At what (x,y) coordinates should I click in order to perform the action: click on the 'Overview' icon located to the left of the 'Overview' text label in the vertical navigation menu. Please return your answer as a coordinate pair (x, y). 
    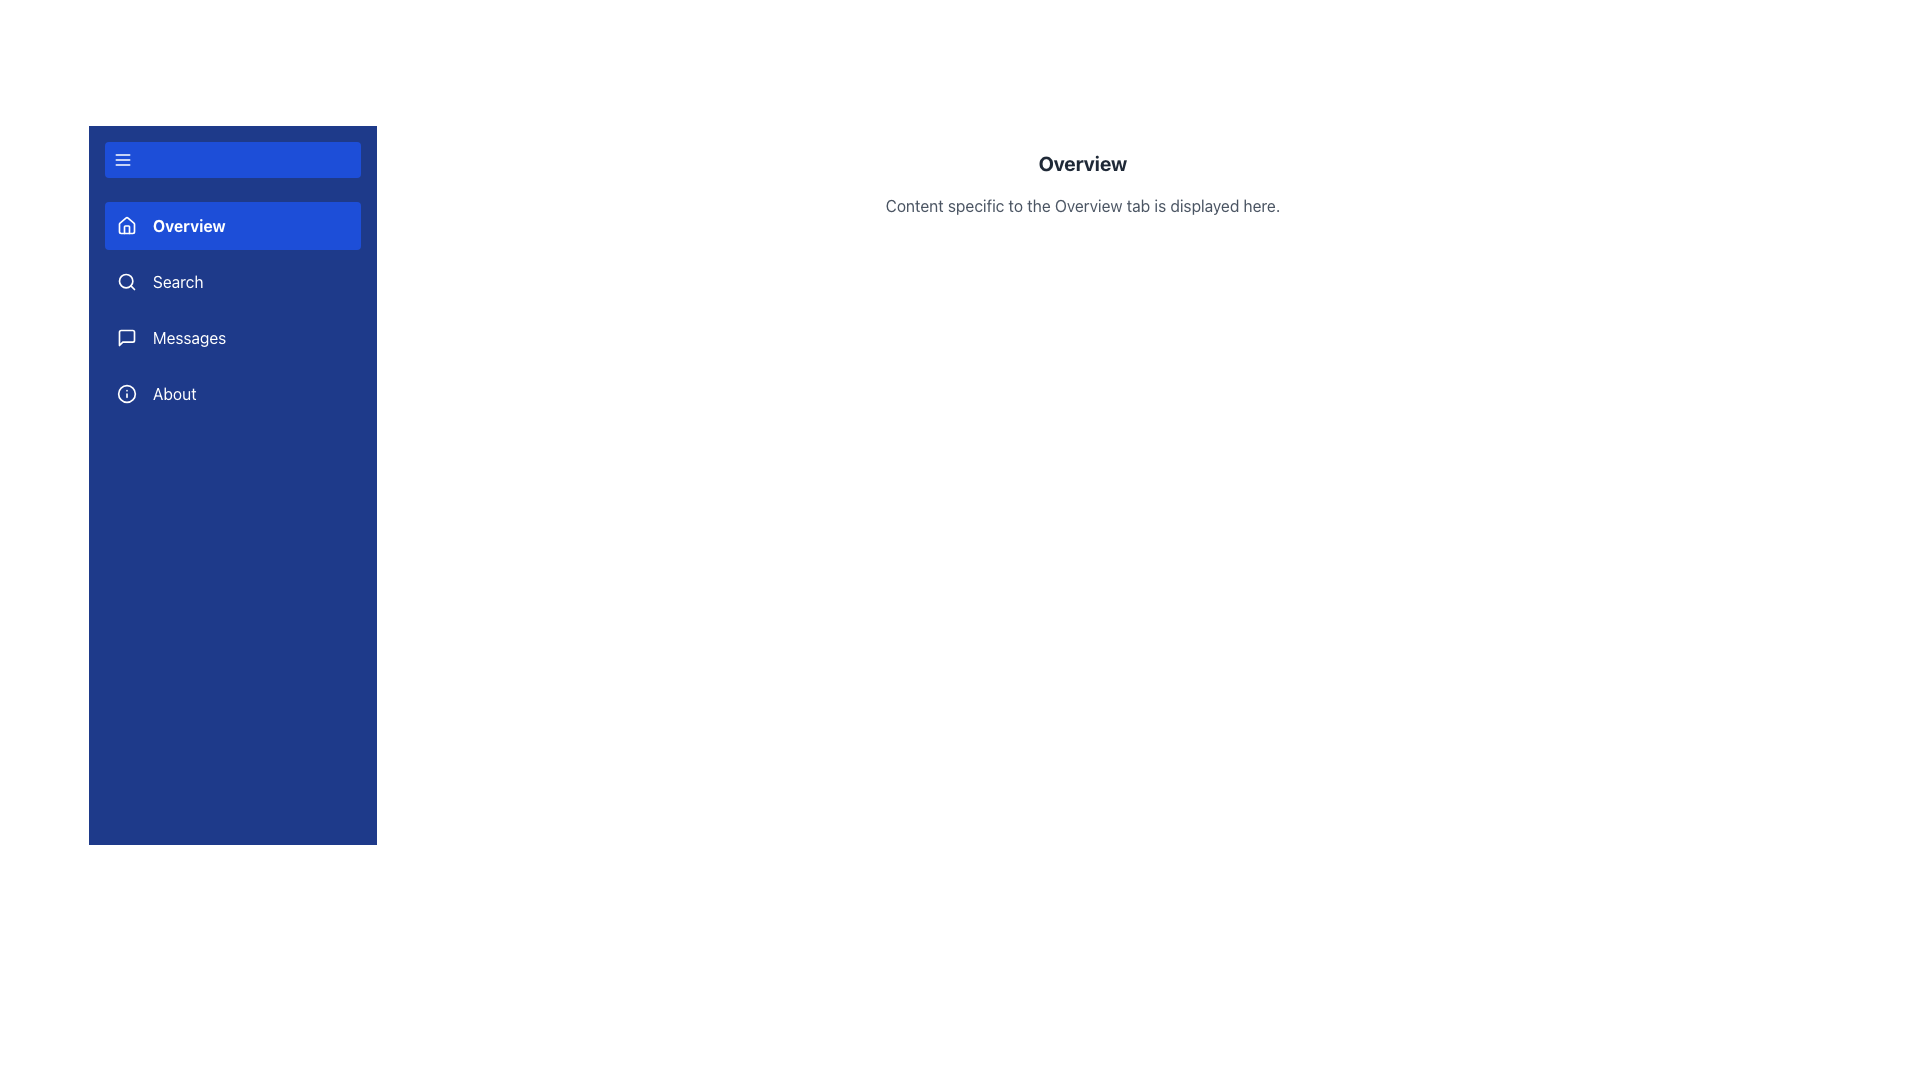
    Looking at the image, I should click on (125, 225).